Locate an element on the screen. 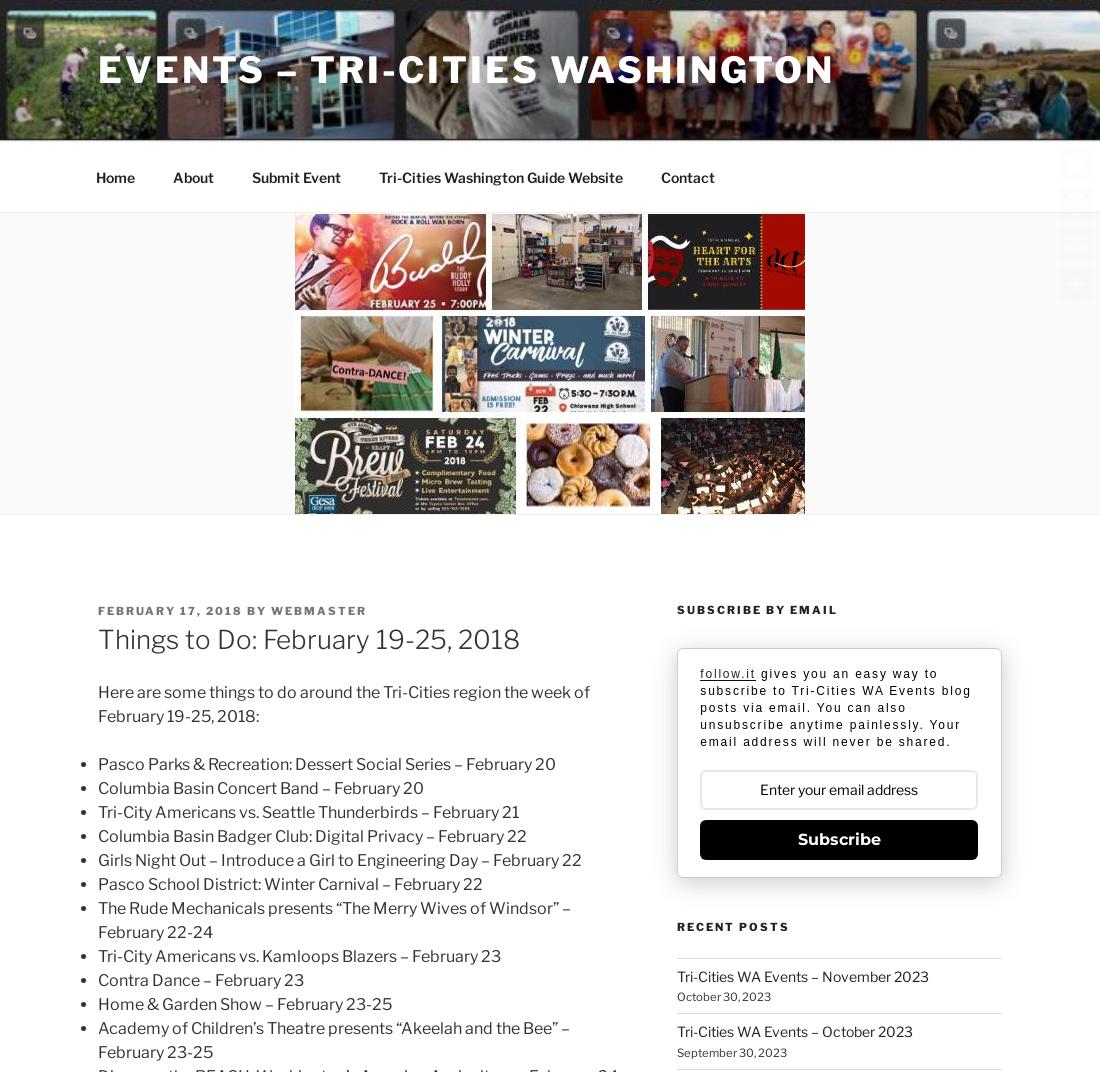  'Tri-Cities Washington Guide Website' is located at coordinates (499, 175).